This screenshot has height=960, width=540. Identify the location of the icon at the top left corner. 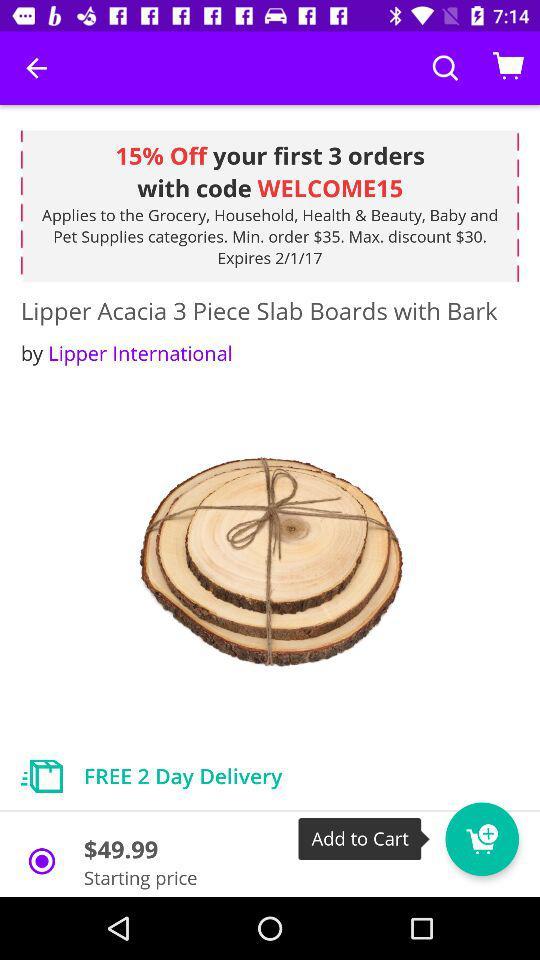
(36, 68).